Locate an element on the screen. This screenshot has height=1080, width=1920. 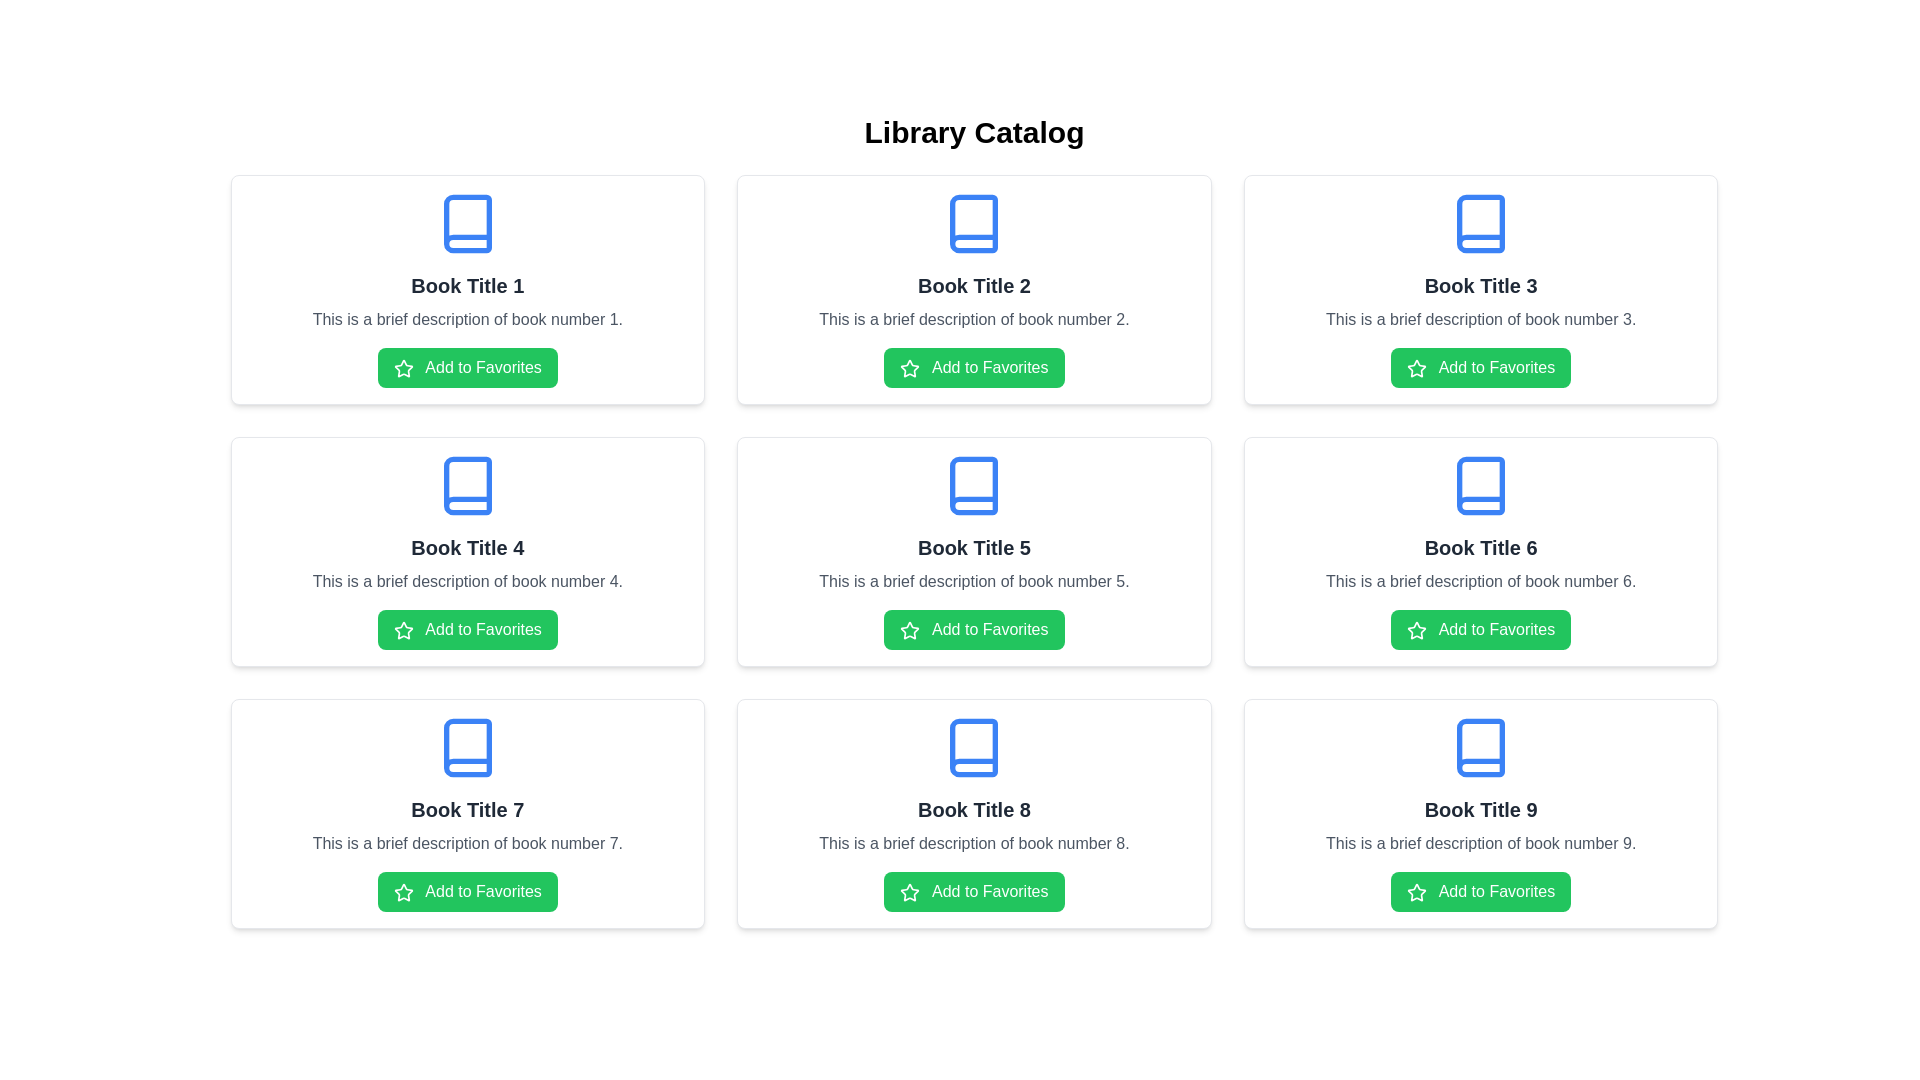
the button to mark 'Book Title 9' as a favorite, located in the bottom section of the card underneath the book description text is located at coordinates (1481, 890).